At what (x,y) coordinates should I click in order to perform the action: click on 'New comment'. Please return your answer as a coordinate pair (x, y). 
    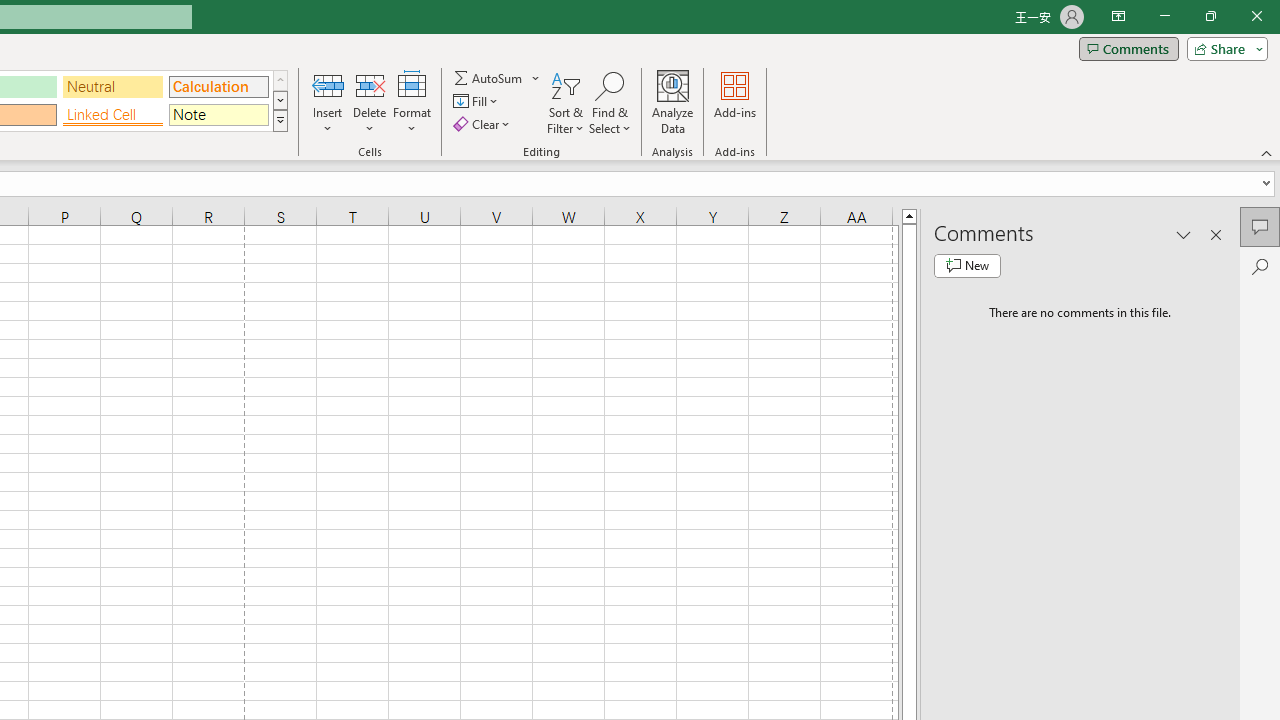
    Looking at the image, I should click on (967, 265).